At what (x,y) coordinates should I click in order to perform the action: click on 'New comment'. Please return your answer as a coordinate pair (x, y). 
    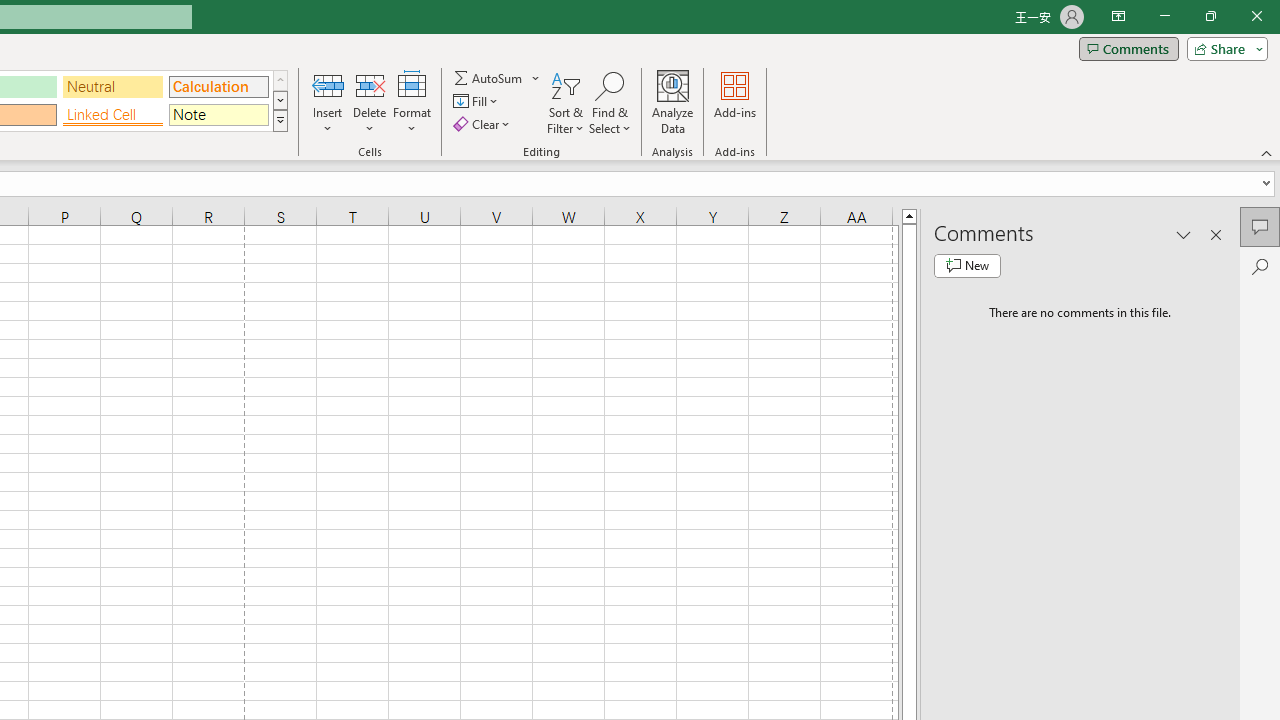
    Looking at the image, I should click on (967, 265).